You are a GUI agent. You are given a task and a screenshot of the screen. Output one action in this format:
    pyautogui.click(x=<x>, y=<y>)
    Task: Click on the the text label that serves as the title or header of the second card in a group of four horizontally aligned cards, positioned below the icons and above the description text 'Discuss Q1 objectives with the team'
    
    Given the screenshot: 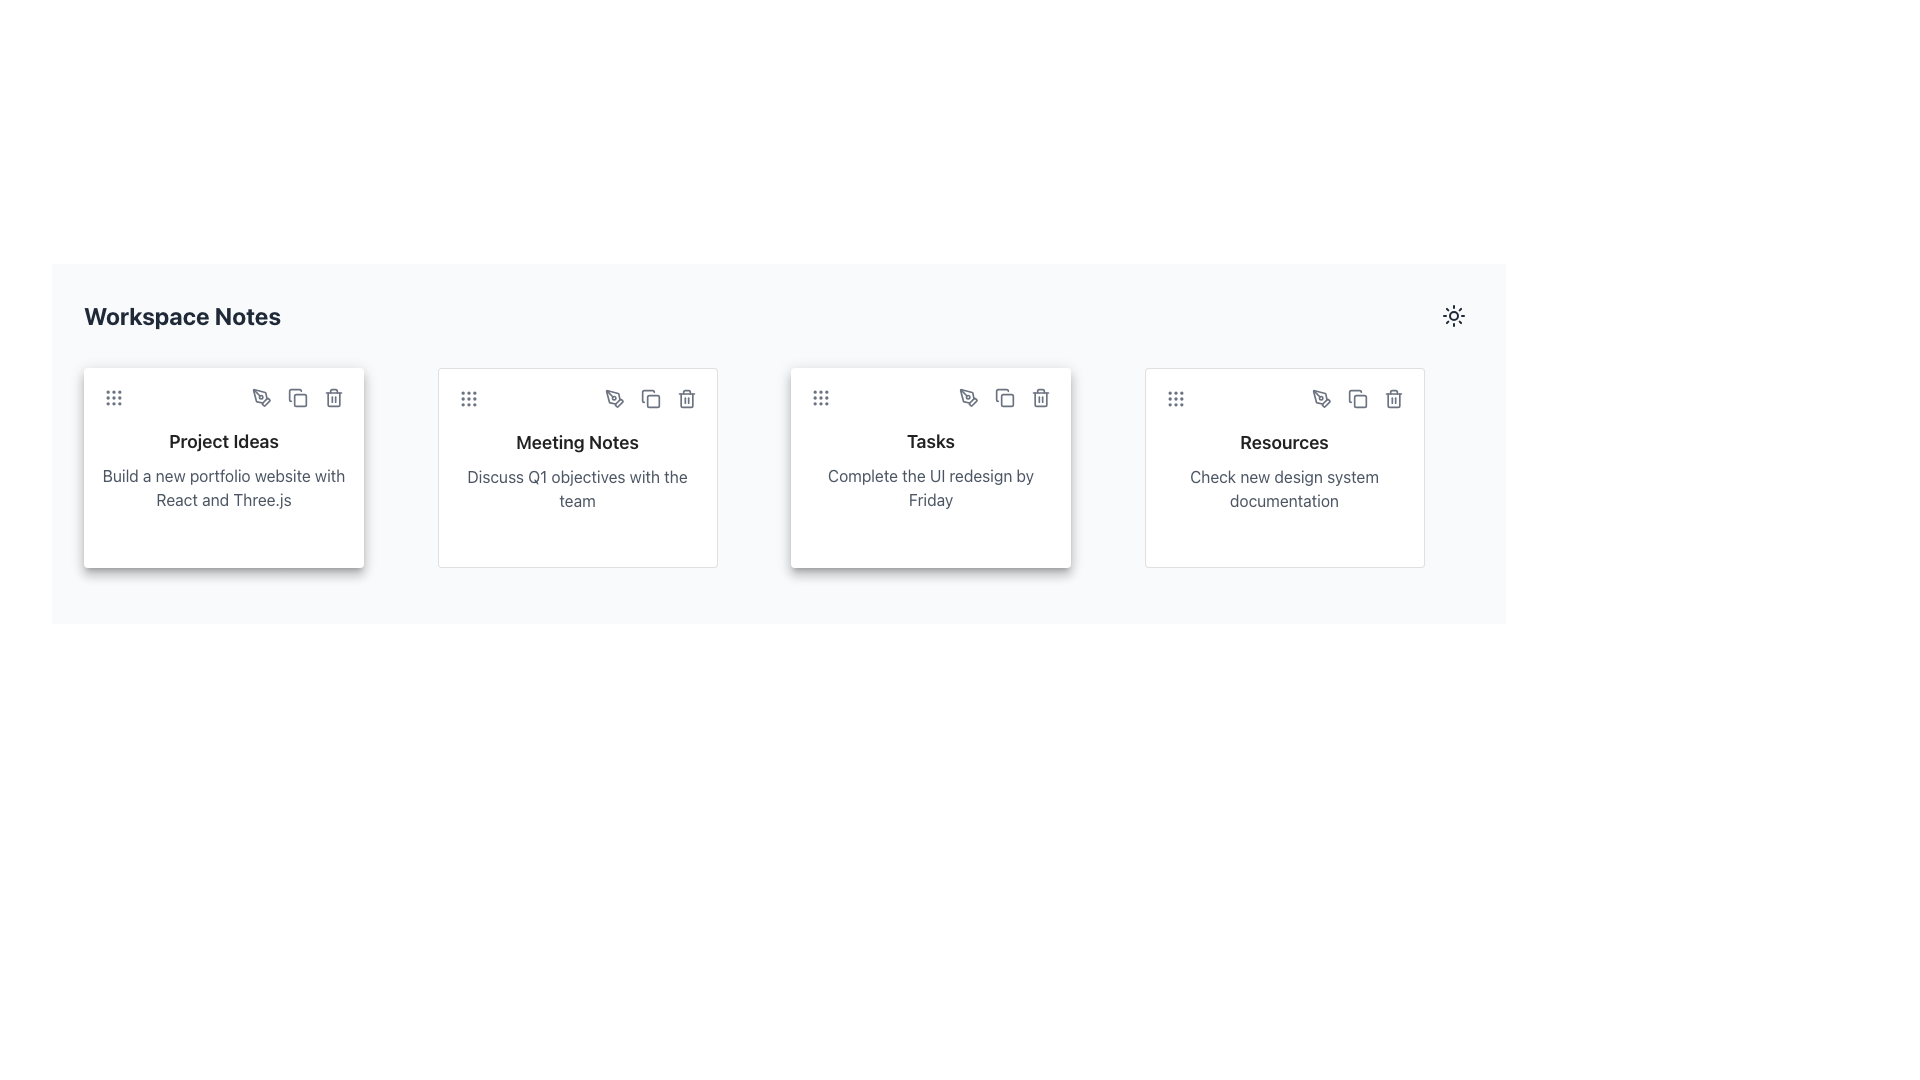 What is the action you would take?
    pyautogui.click(x=576, y=442)
    